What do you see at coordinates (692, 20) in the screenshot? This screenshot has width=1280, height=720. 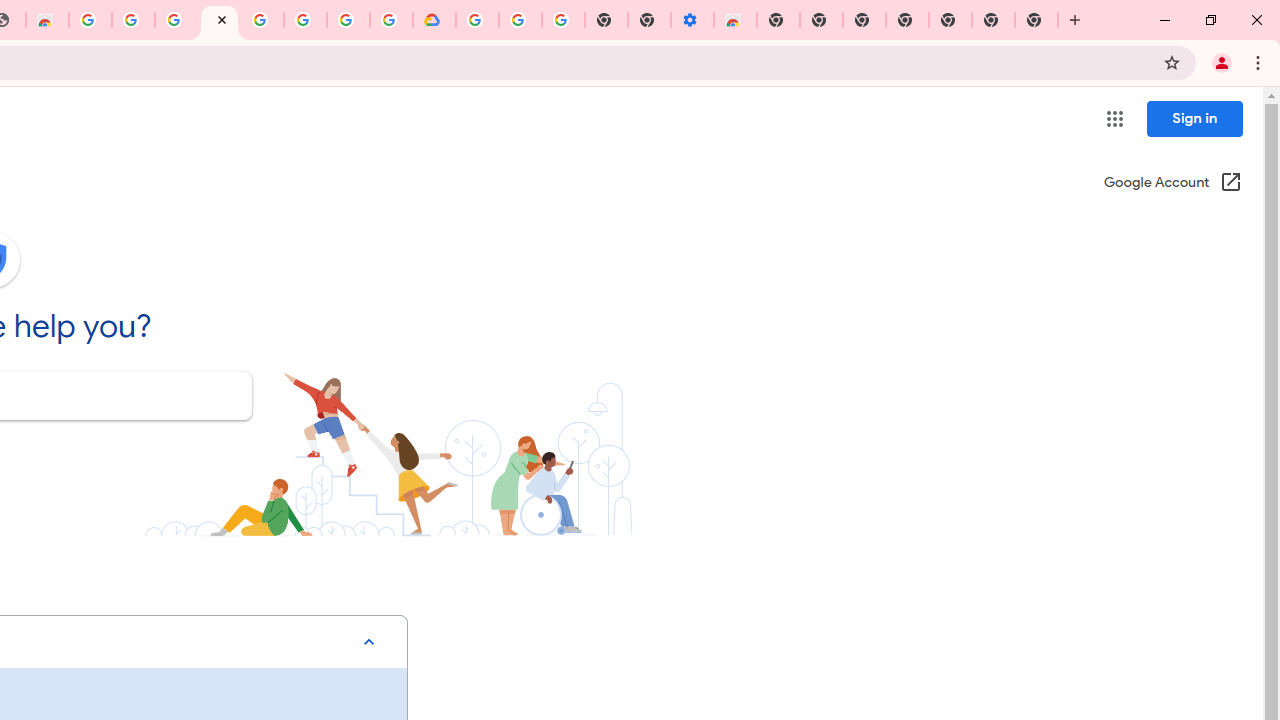 I see `'Settings - Accessibility'` at bounding box center [692, 20].